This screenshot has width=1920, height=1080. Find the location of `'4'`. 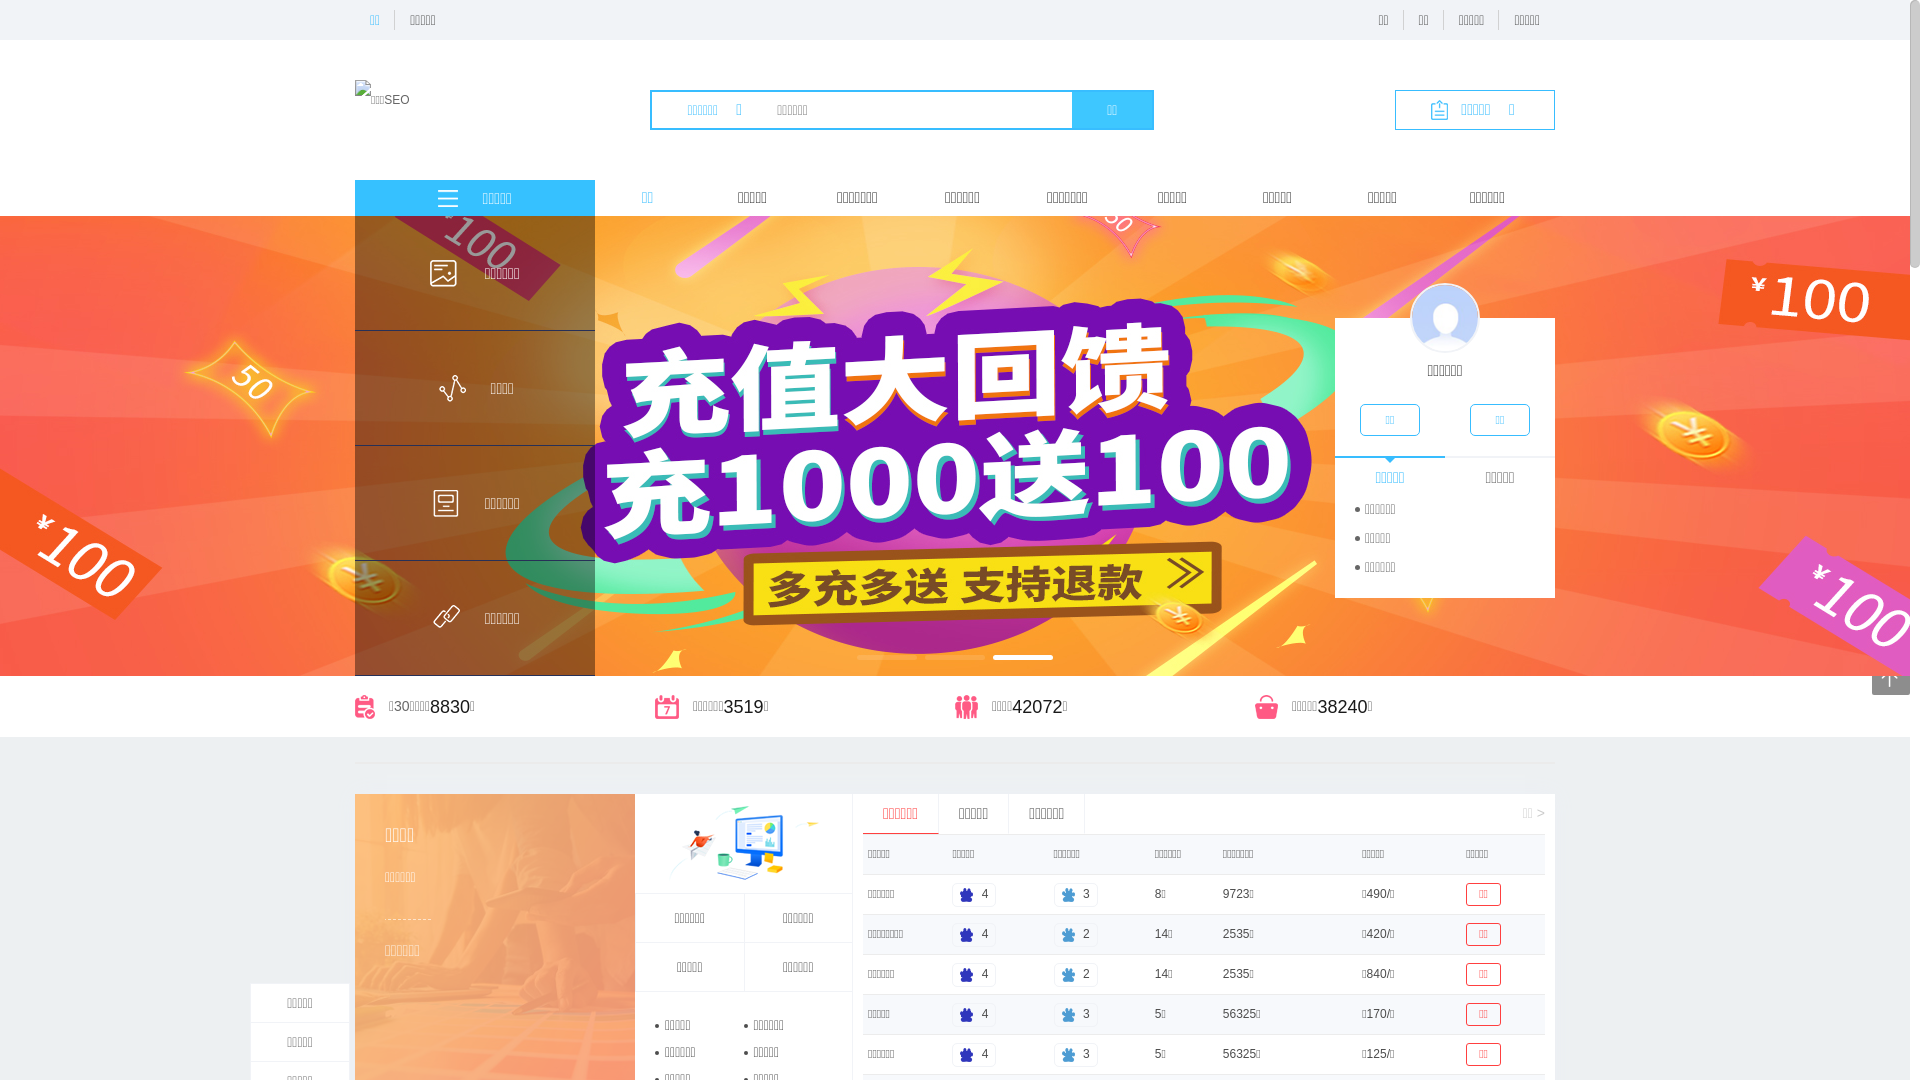

'4' is located at coordinates (950, 1014).